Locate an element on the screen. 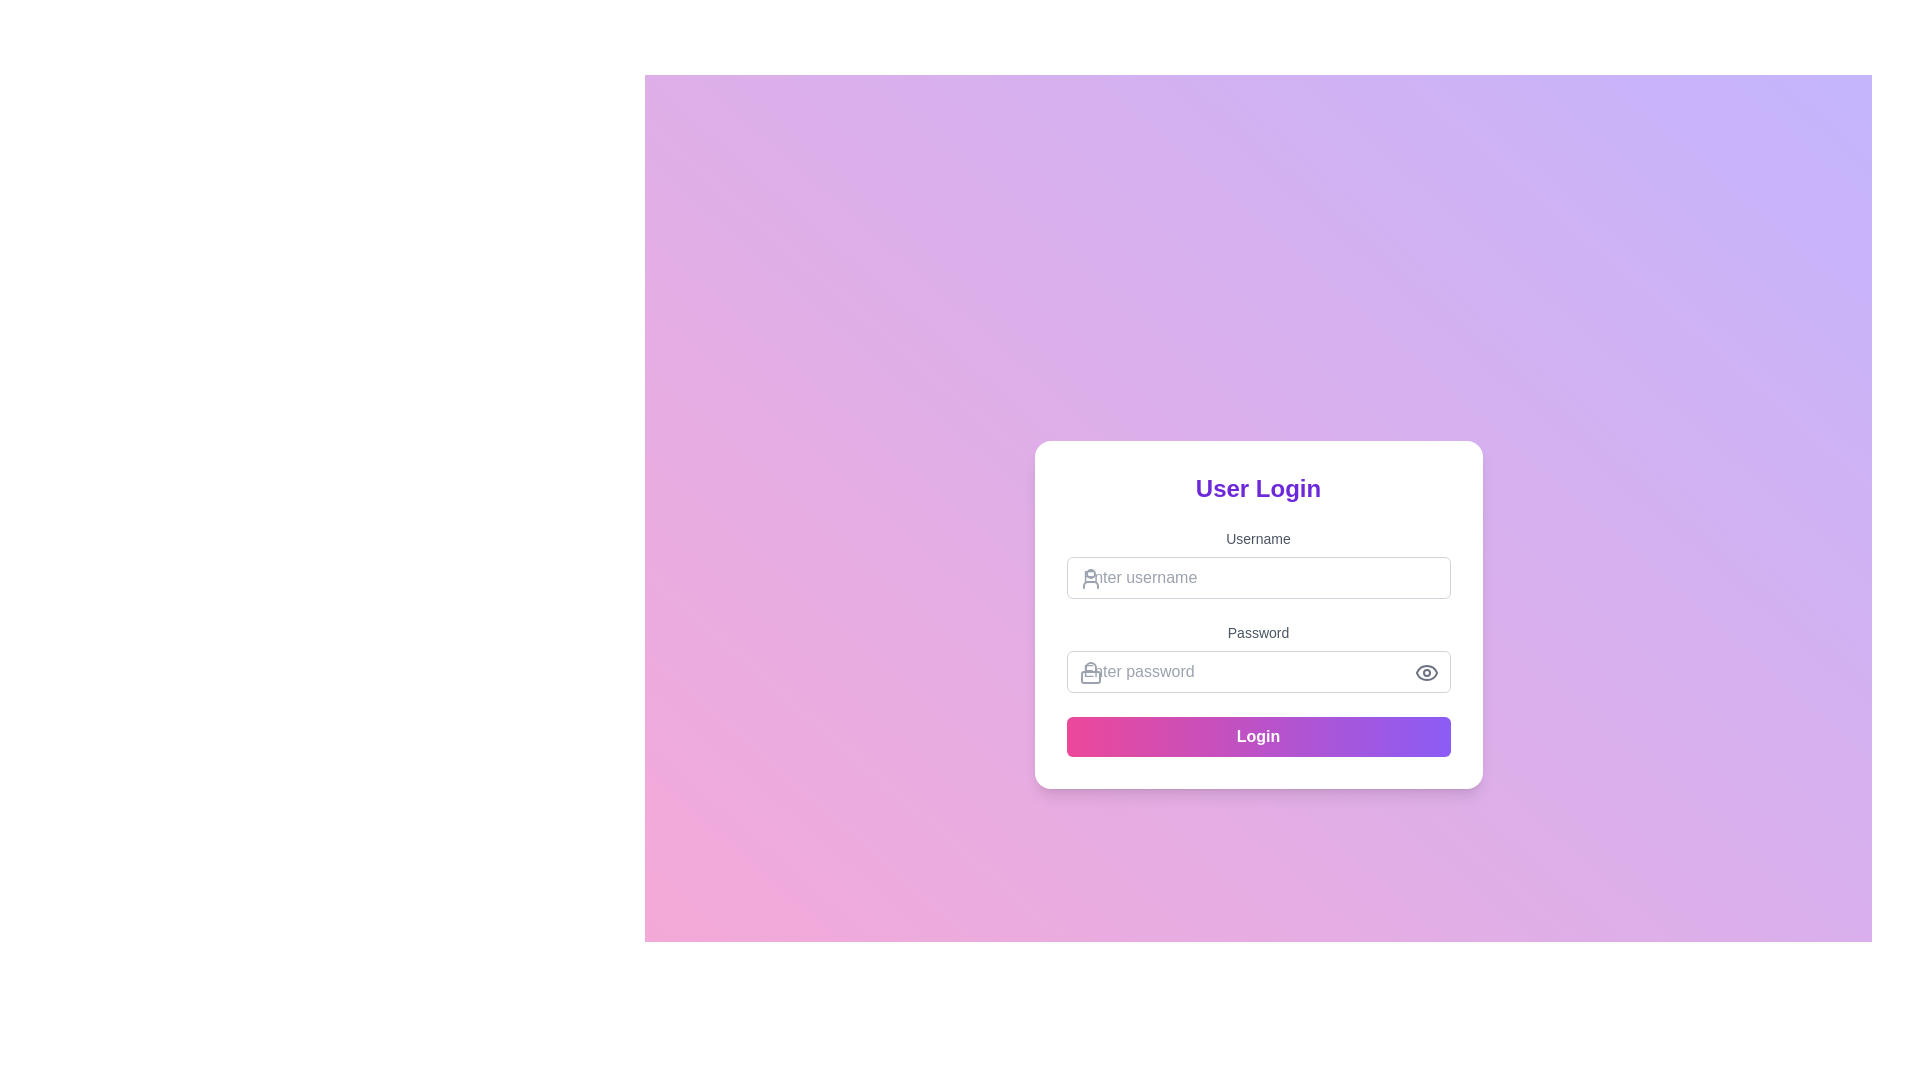 This screenshot has width=1920, height=1080. the eye icon button located at the top-right corner of the password input field is located at coordinates (1425, 672).